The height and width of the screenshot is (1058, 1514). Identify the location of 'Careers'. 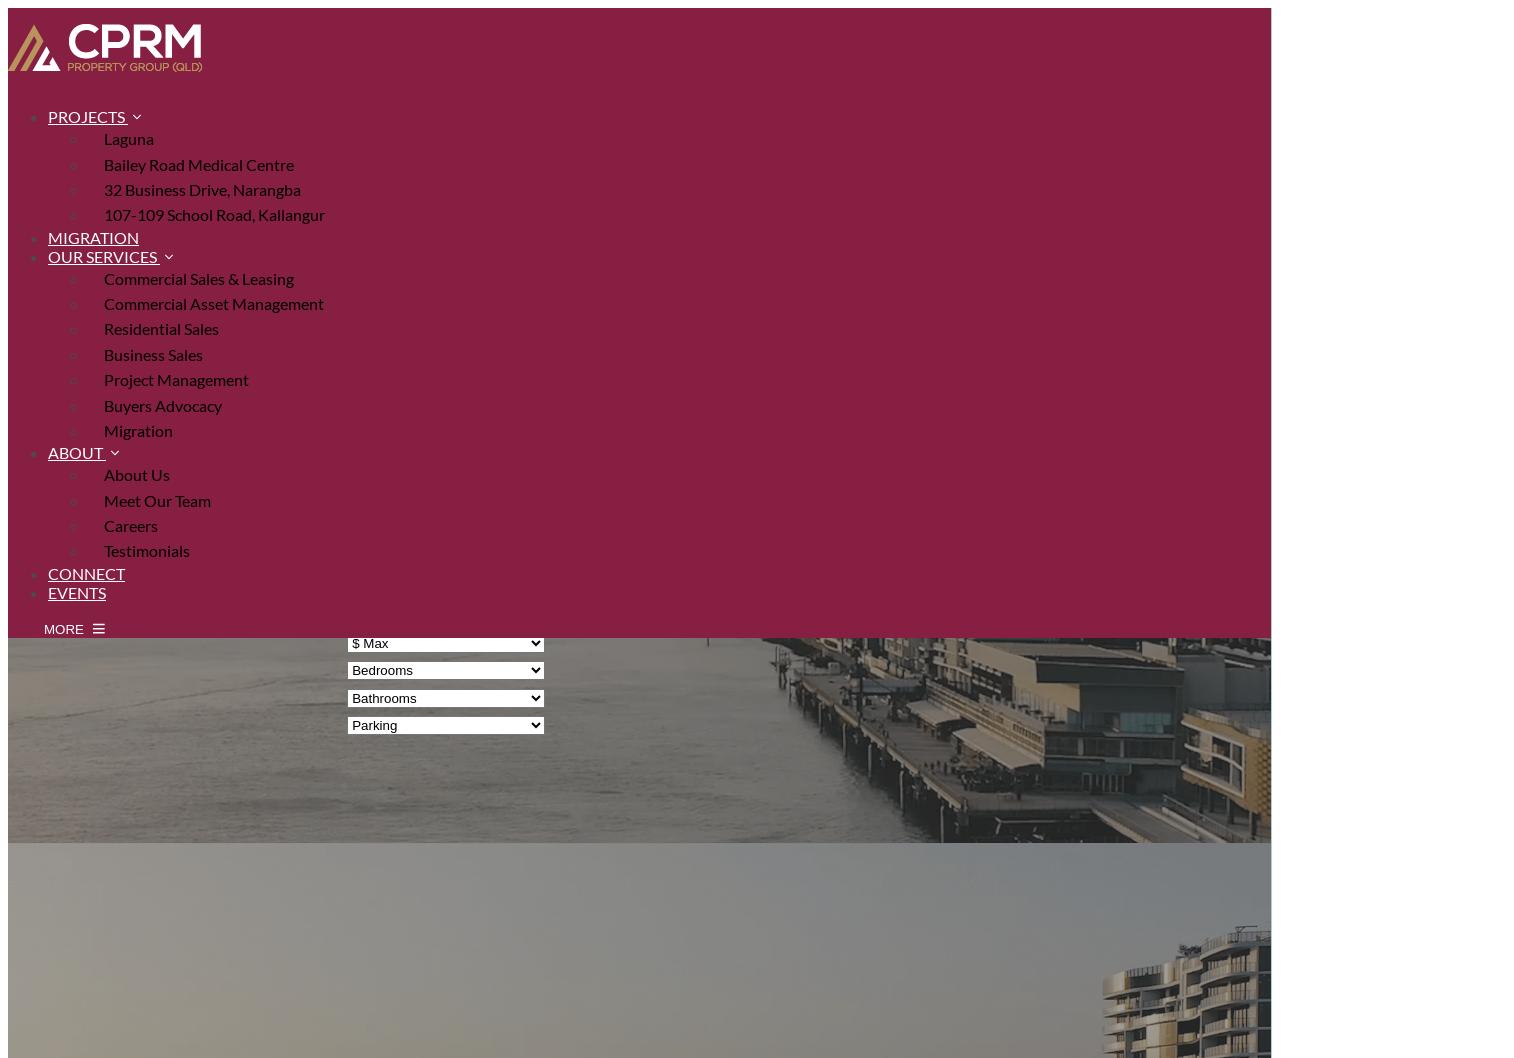
(103, 524).